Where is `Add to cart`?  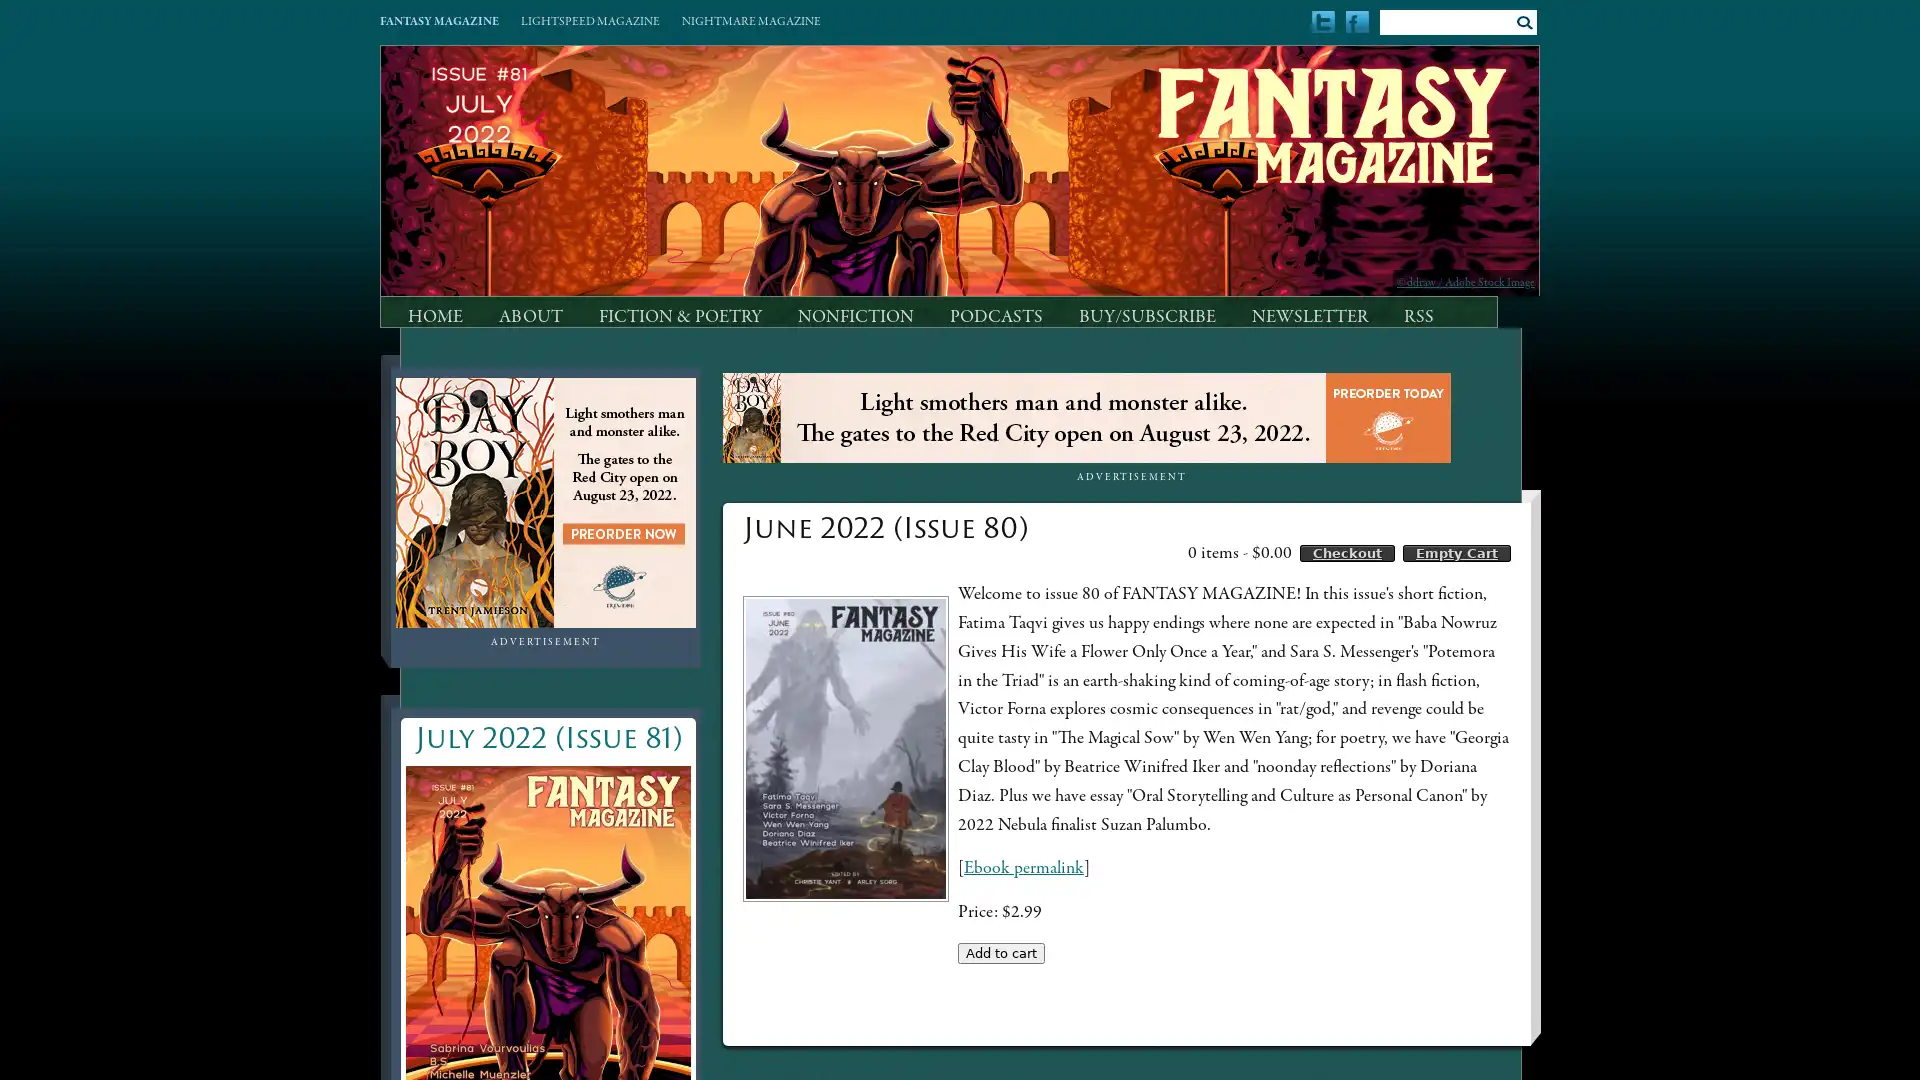 Add to cart is located at coordinates (1001, 951).